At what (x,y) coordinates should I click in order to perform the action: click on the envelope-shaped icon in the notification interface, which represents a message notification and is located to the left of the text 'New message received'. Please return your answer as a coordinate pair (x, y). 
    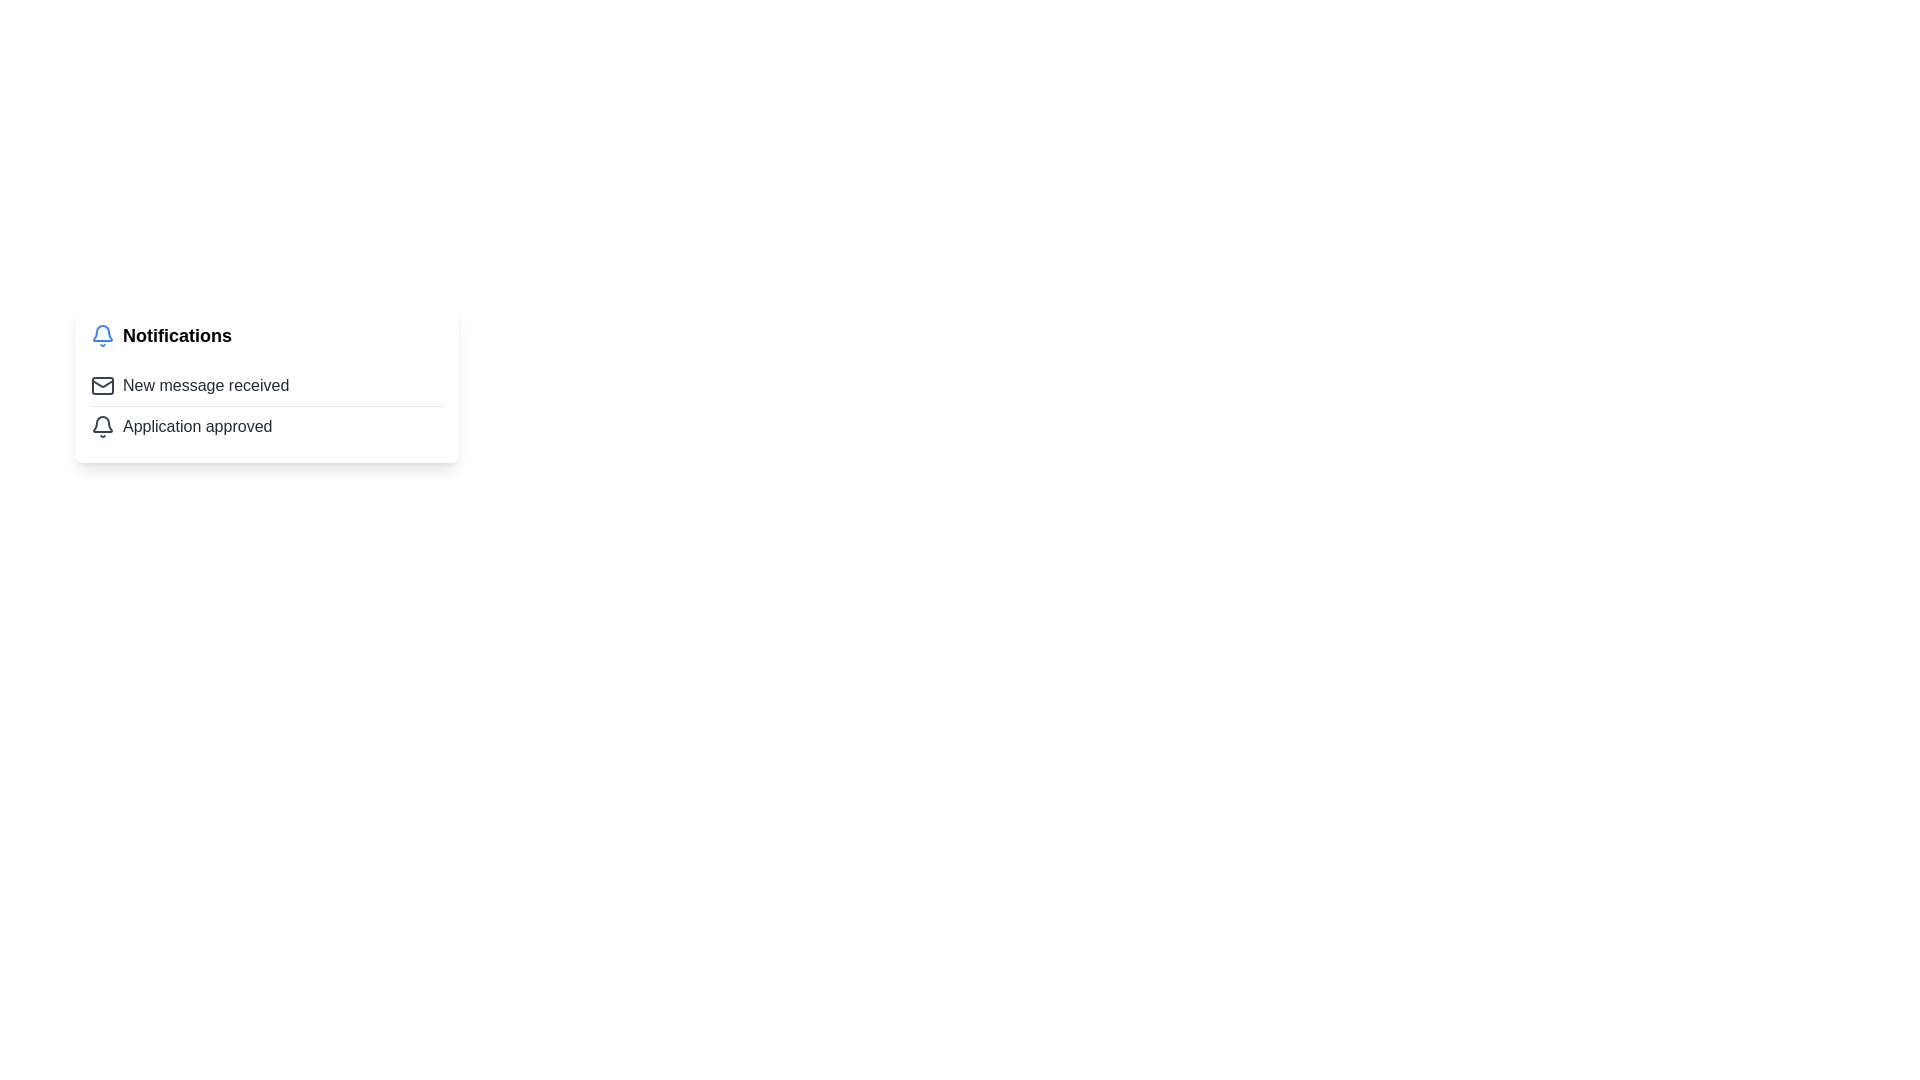
    Looking at the image, I should click on (101, 385).